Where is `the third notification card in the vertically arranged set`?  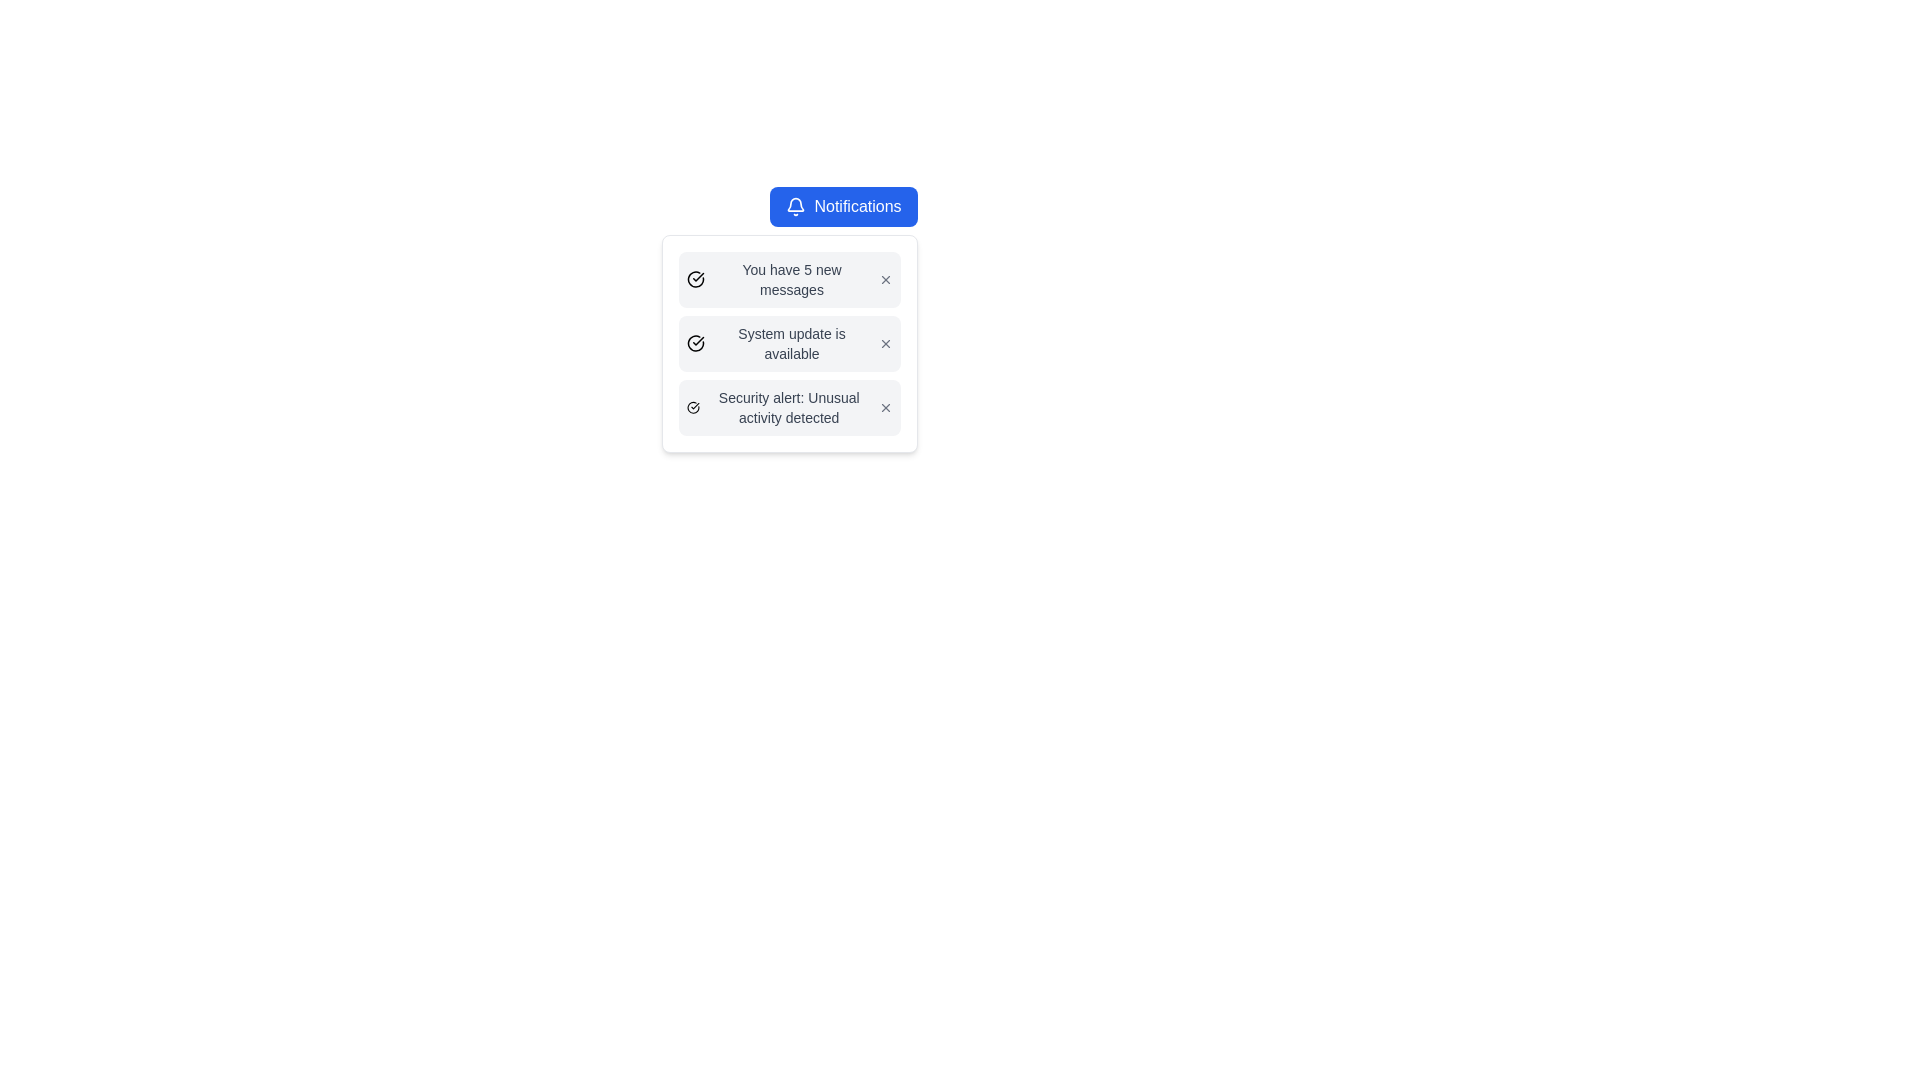 the third notification card in the vertically arranged set is located at coordinates (788, 407).